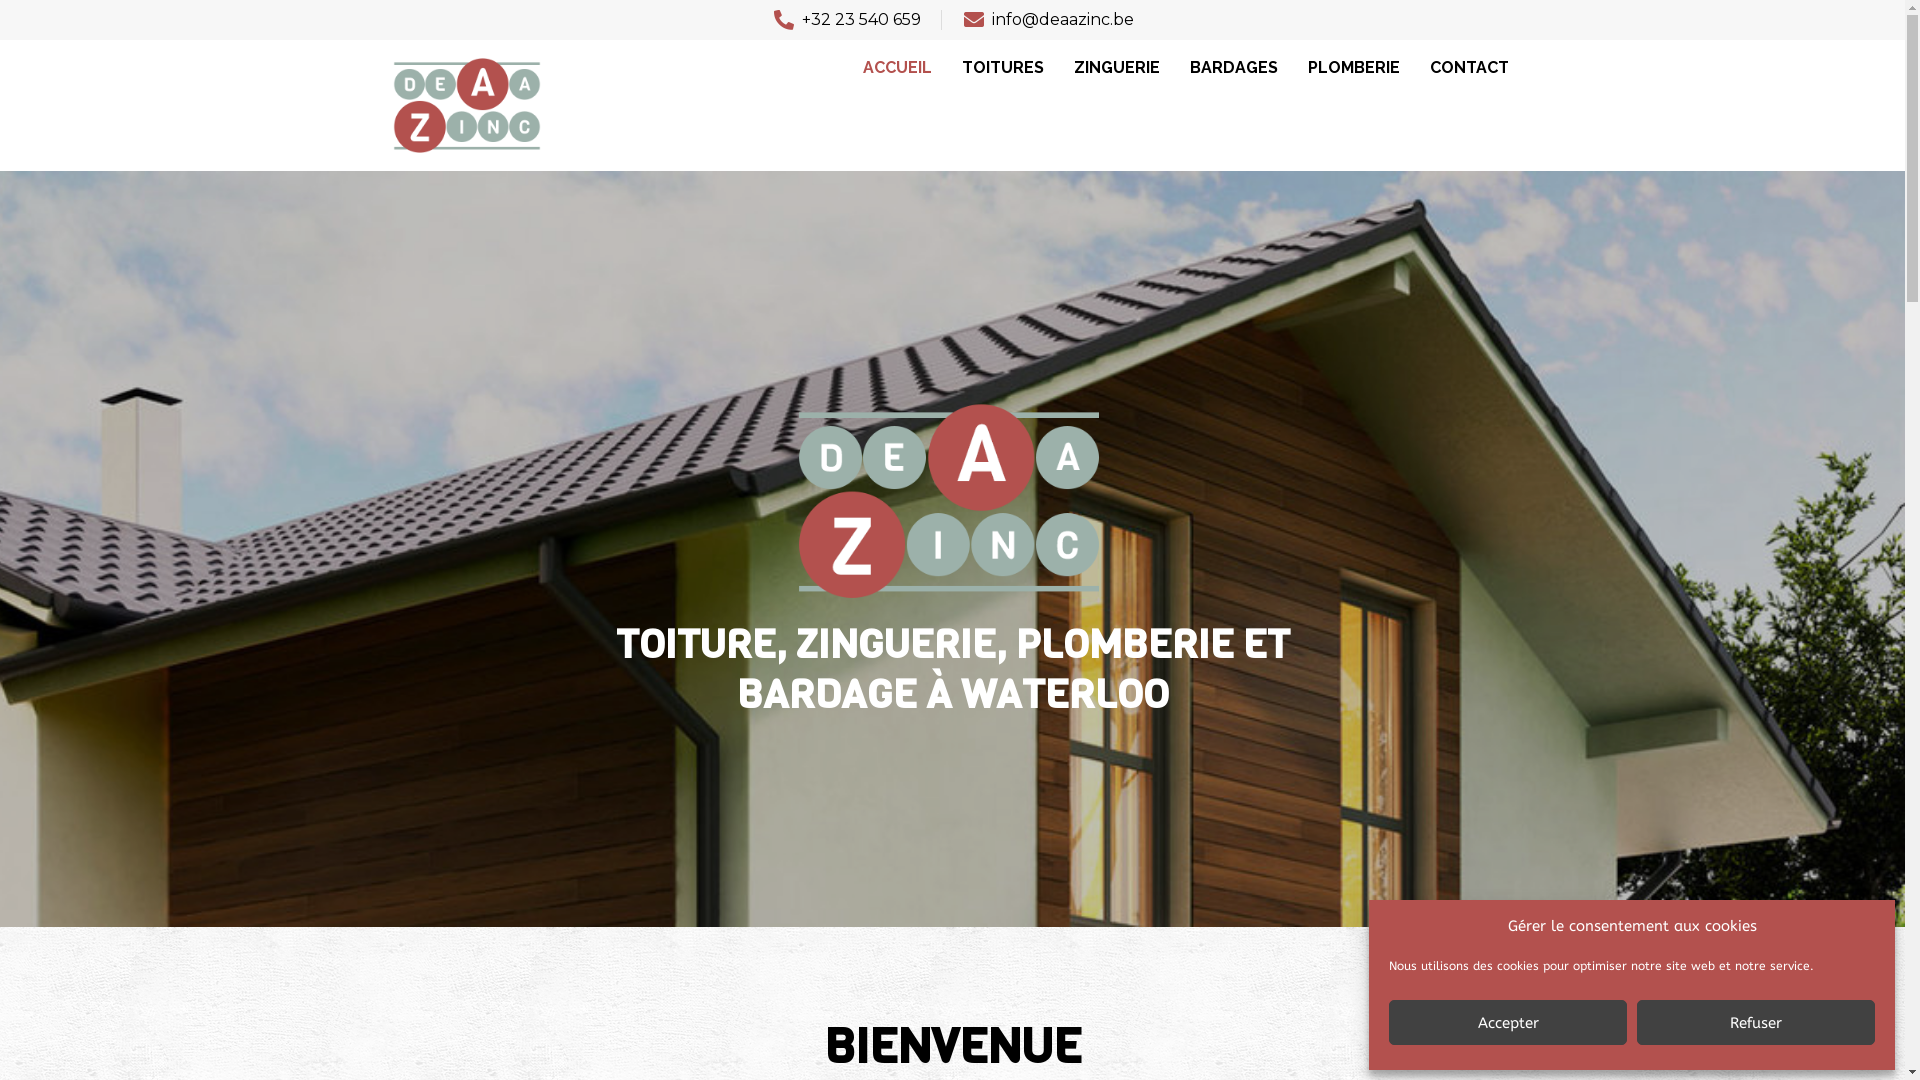 This screenshot has height=1080, width=1920. Describe the element at coordinates (1003, 67) in the screenshot. I see `'TOITURES'` at that location.